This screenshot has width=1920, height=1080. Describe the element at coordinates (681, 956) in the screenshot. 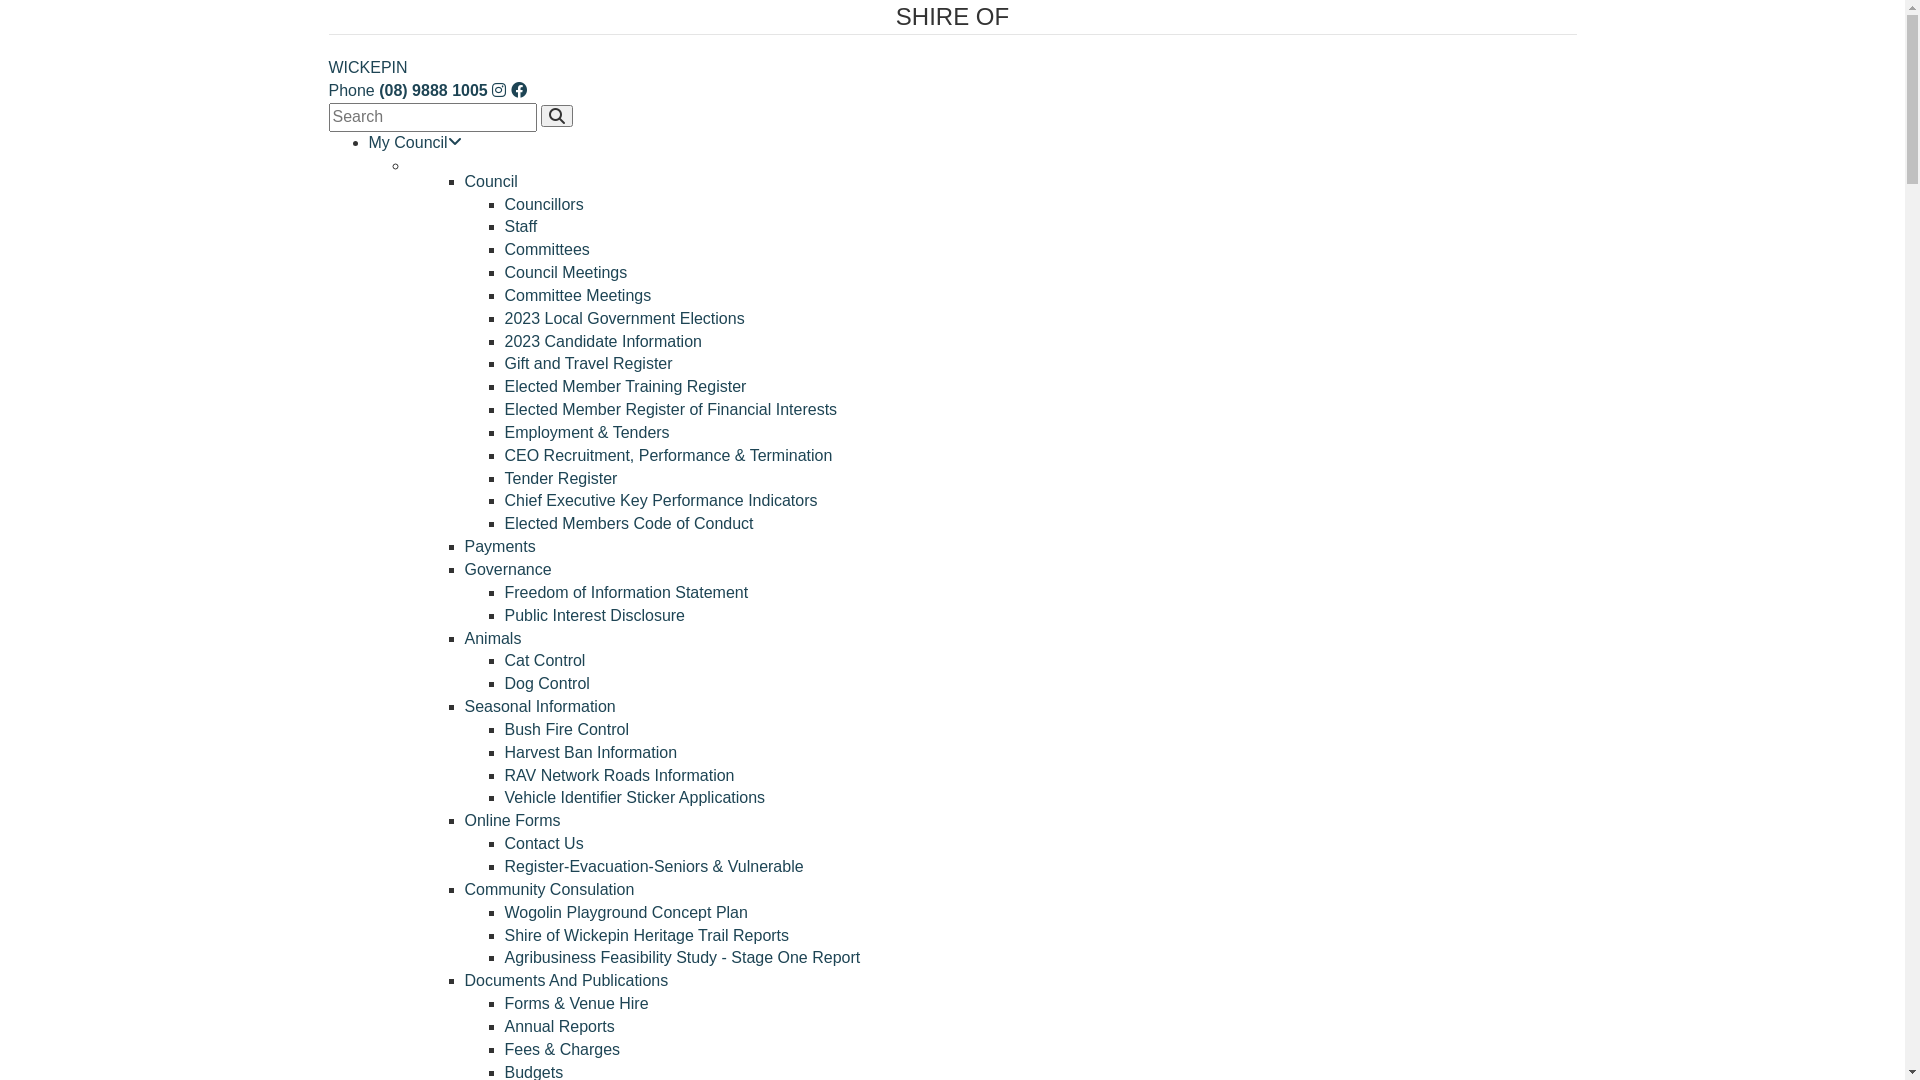

I see `'Agribusiness Feasibility Study - Stage One Report'` at that location.